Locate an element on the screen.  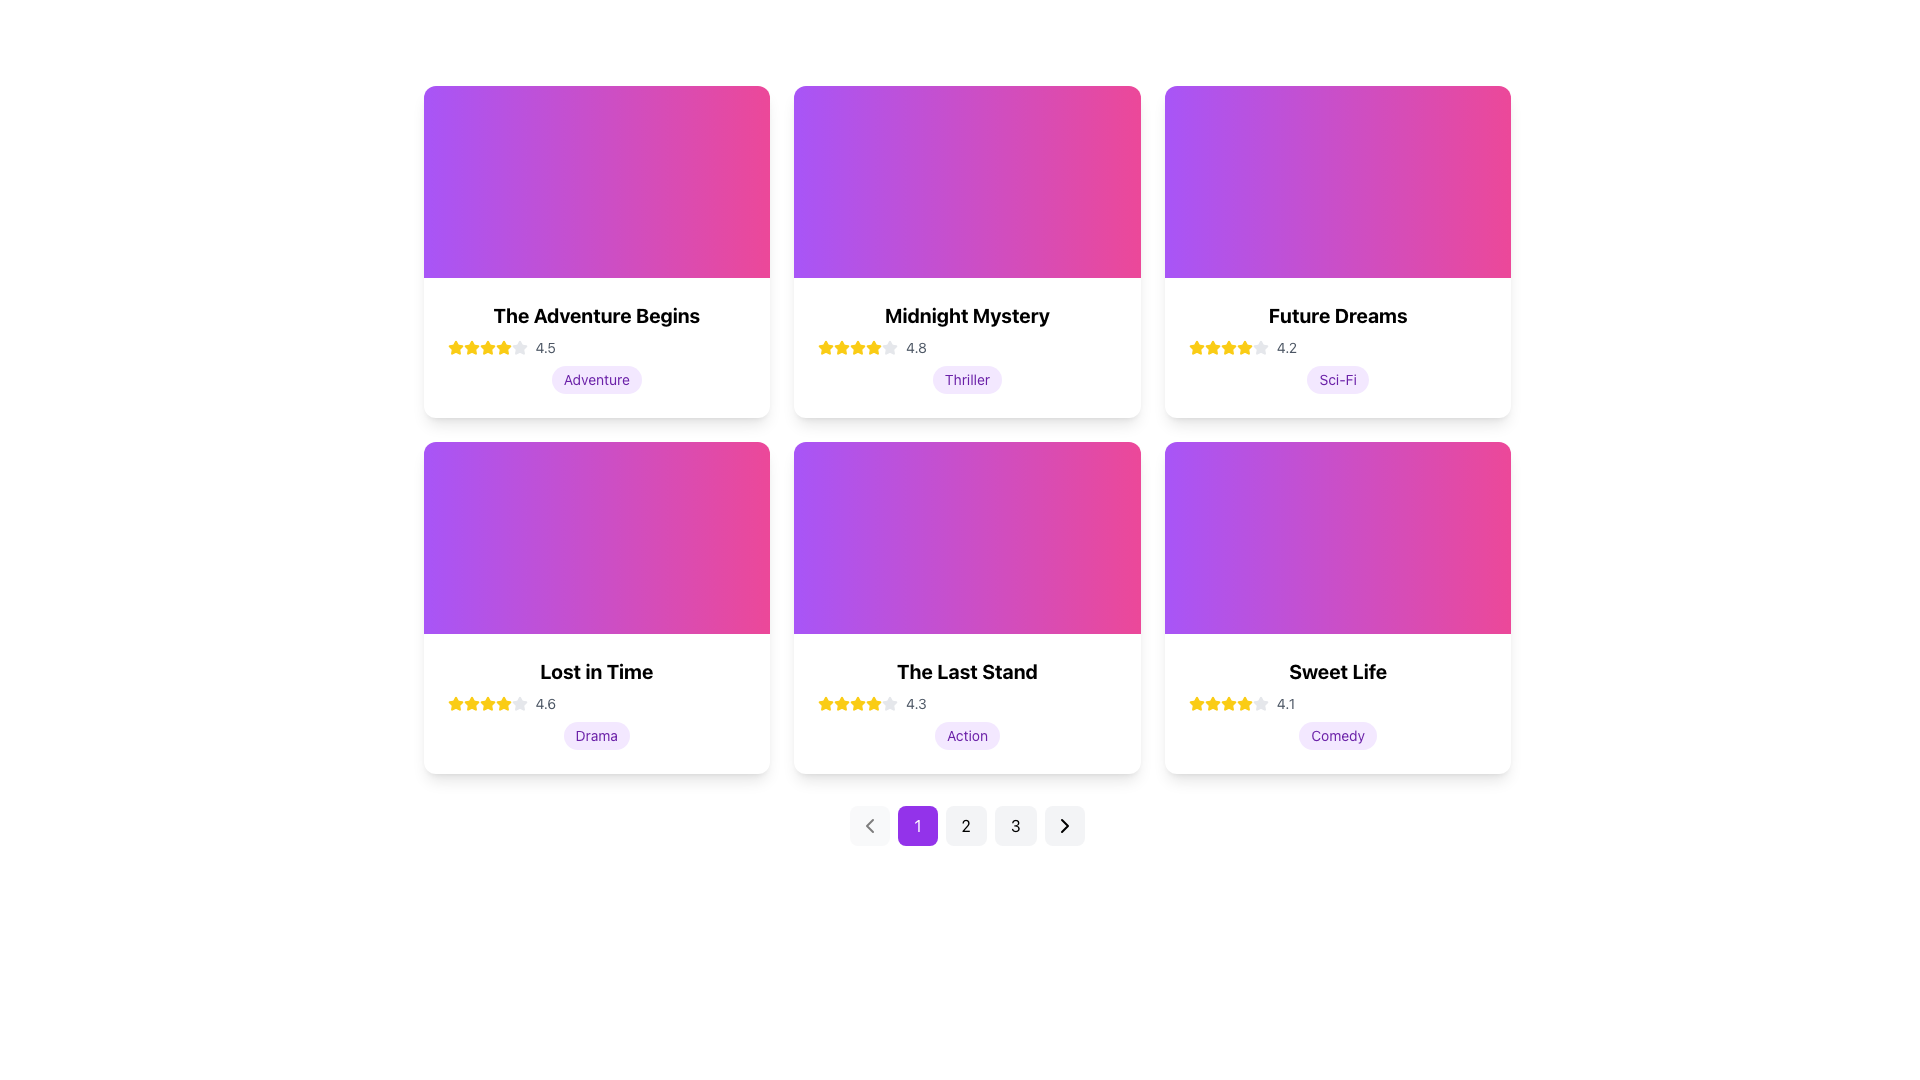
the 'Comedy' genre badge located in the bottom-right corner of the 'Sweet Life' card, positioned below the rating and title is located at coordinates (1338, 736).